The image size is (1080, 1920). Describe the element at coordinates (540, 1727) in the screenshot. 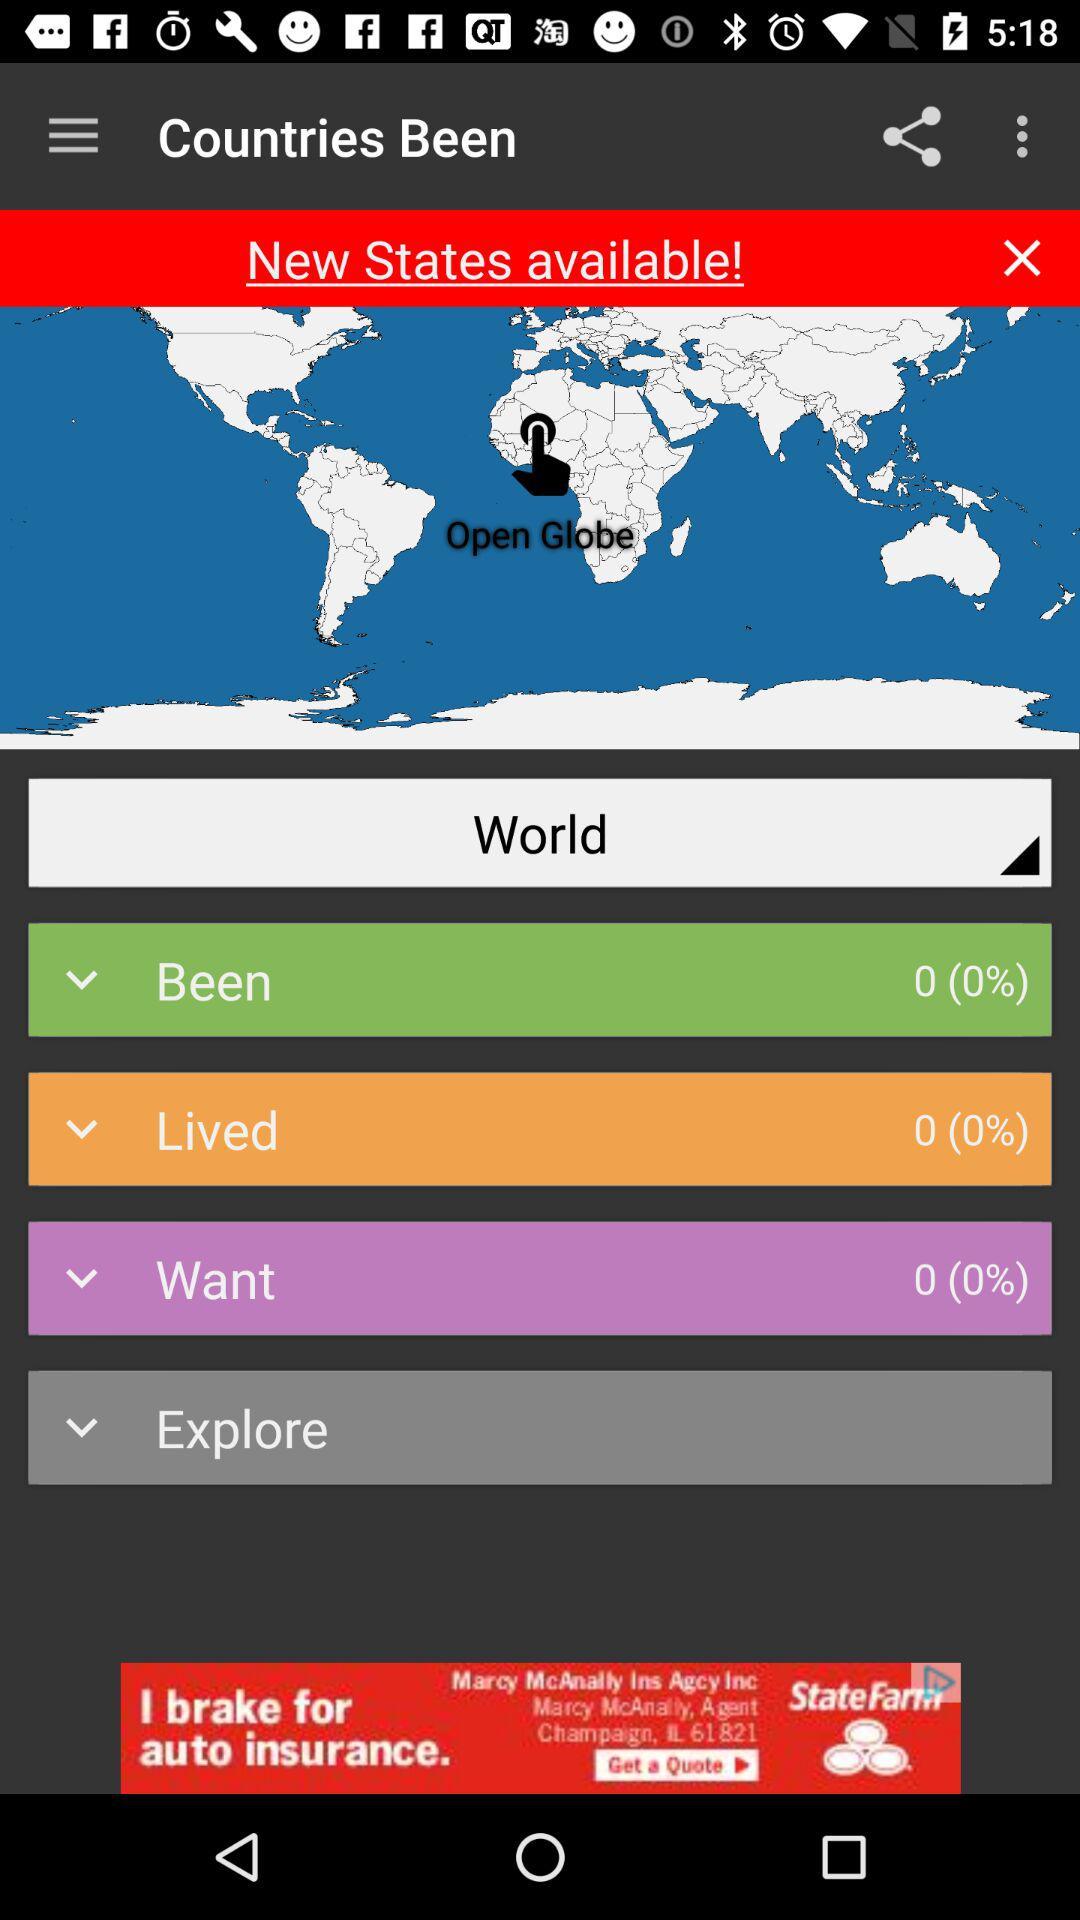

I see `countries been` at that location.